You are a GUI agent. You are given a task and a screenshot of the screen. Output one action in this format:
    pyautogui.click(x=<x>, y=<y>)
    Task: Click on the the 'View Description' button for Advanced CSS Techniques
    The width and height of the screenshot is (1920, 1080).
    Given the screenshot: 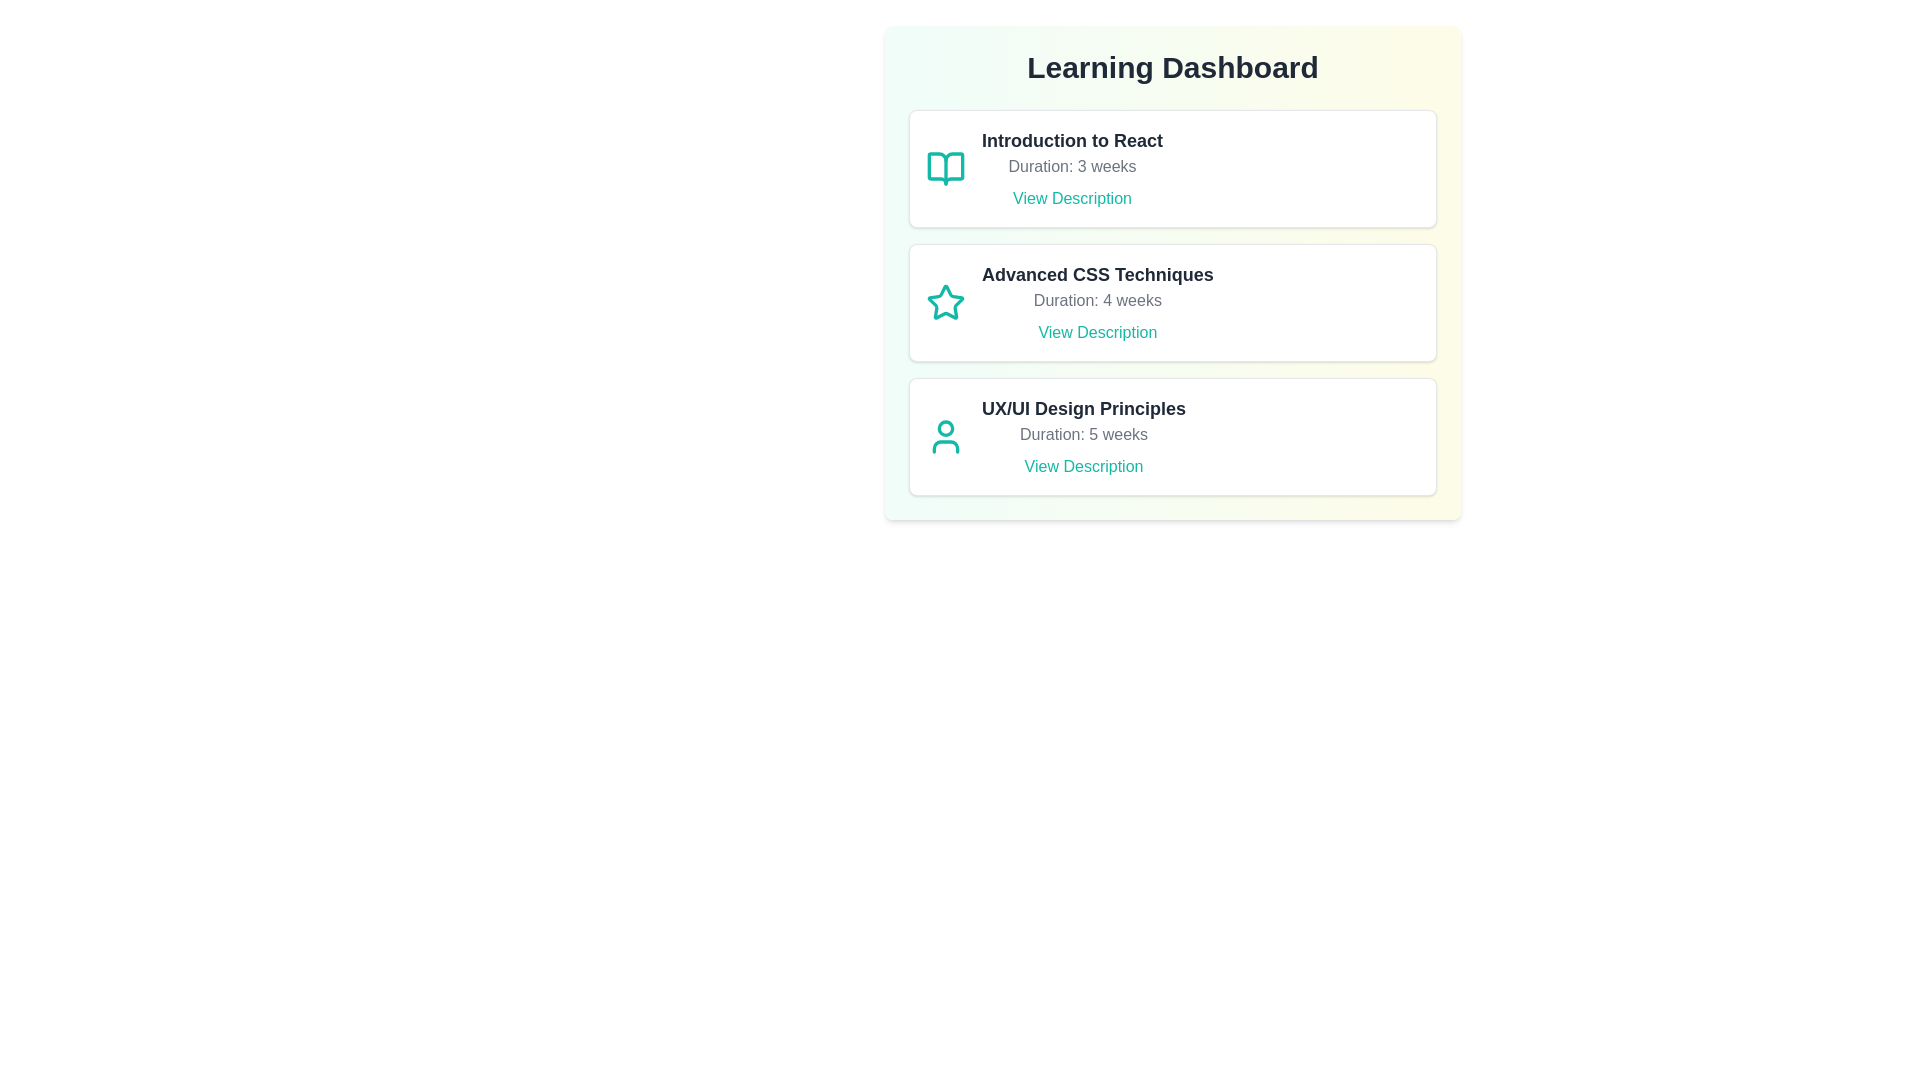 What is the action you would take?
    pyautogui.click(x=1096, y=331)
    